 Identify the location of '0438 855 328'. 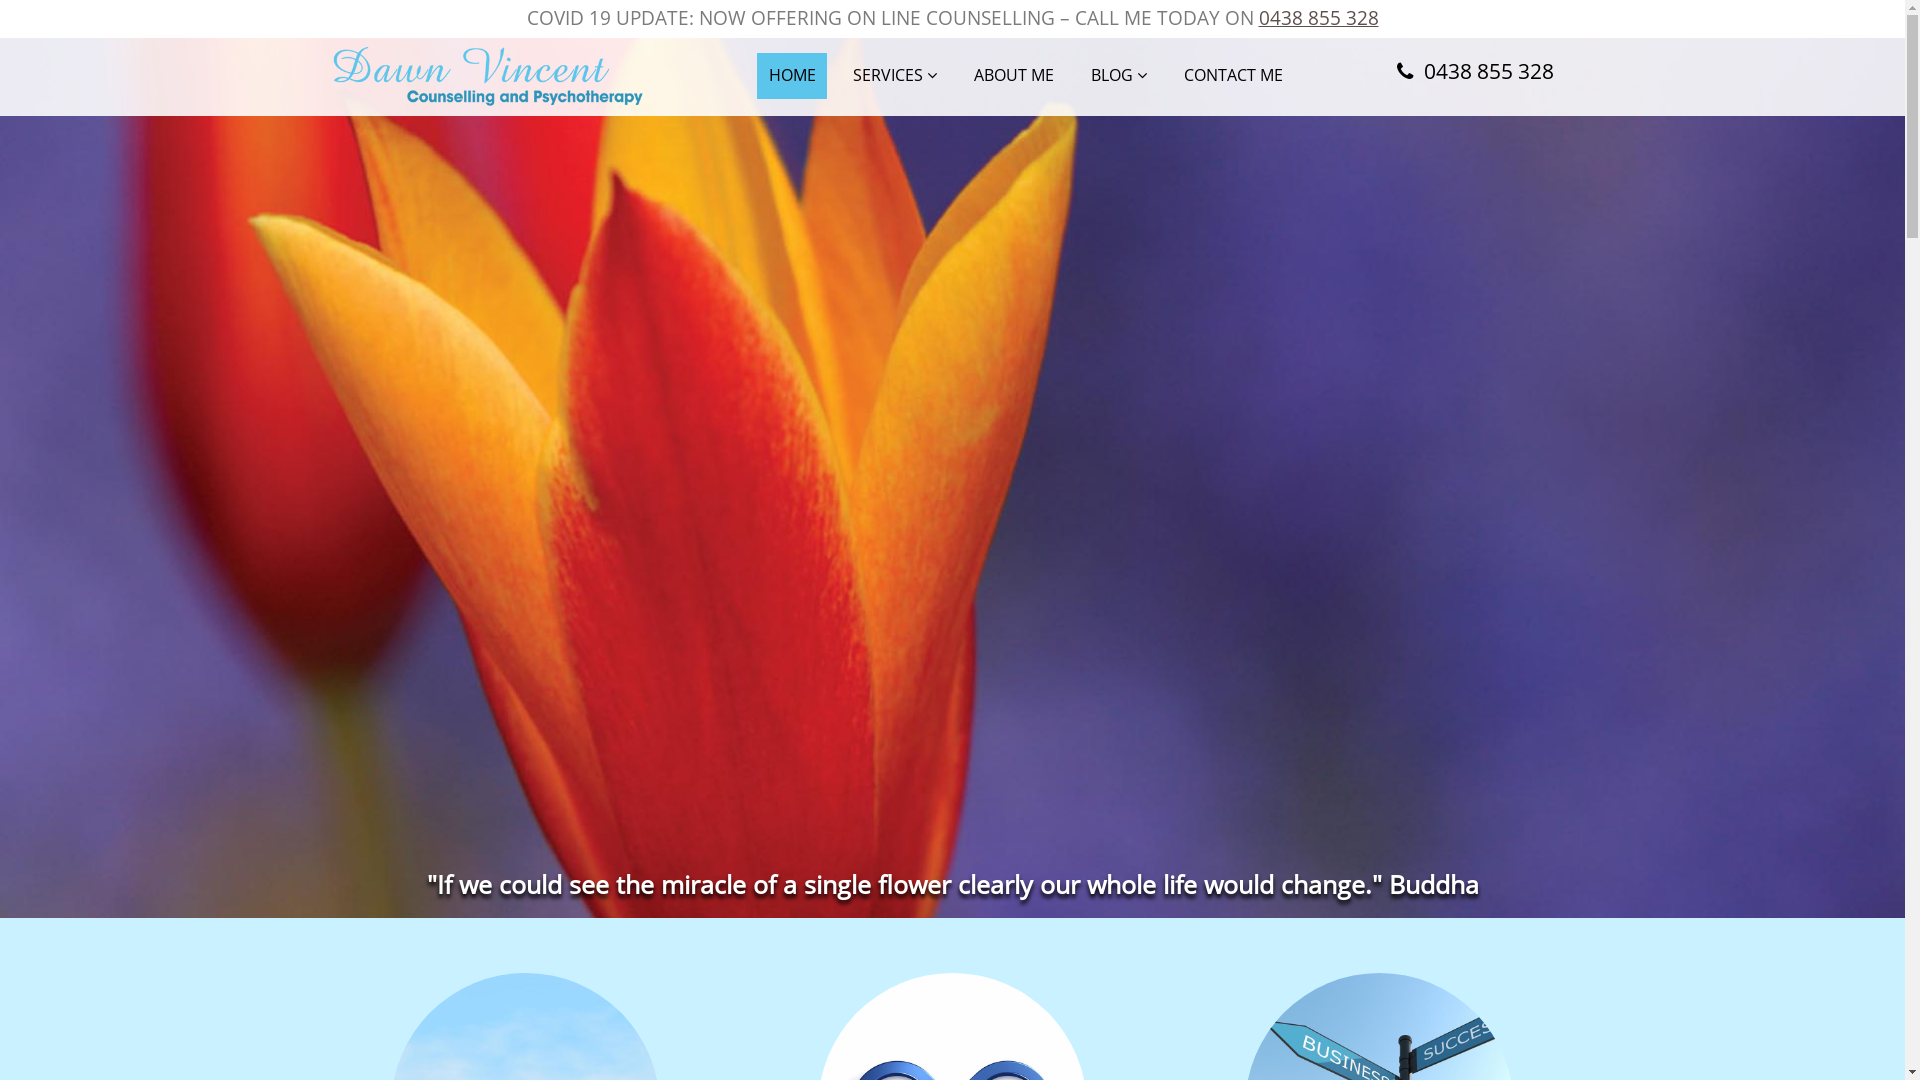
(1318, 18).